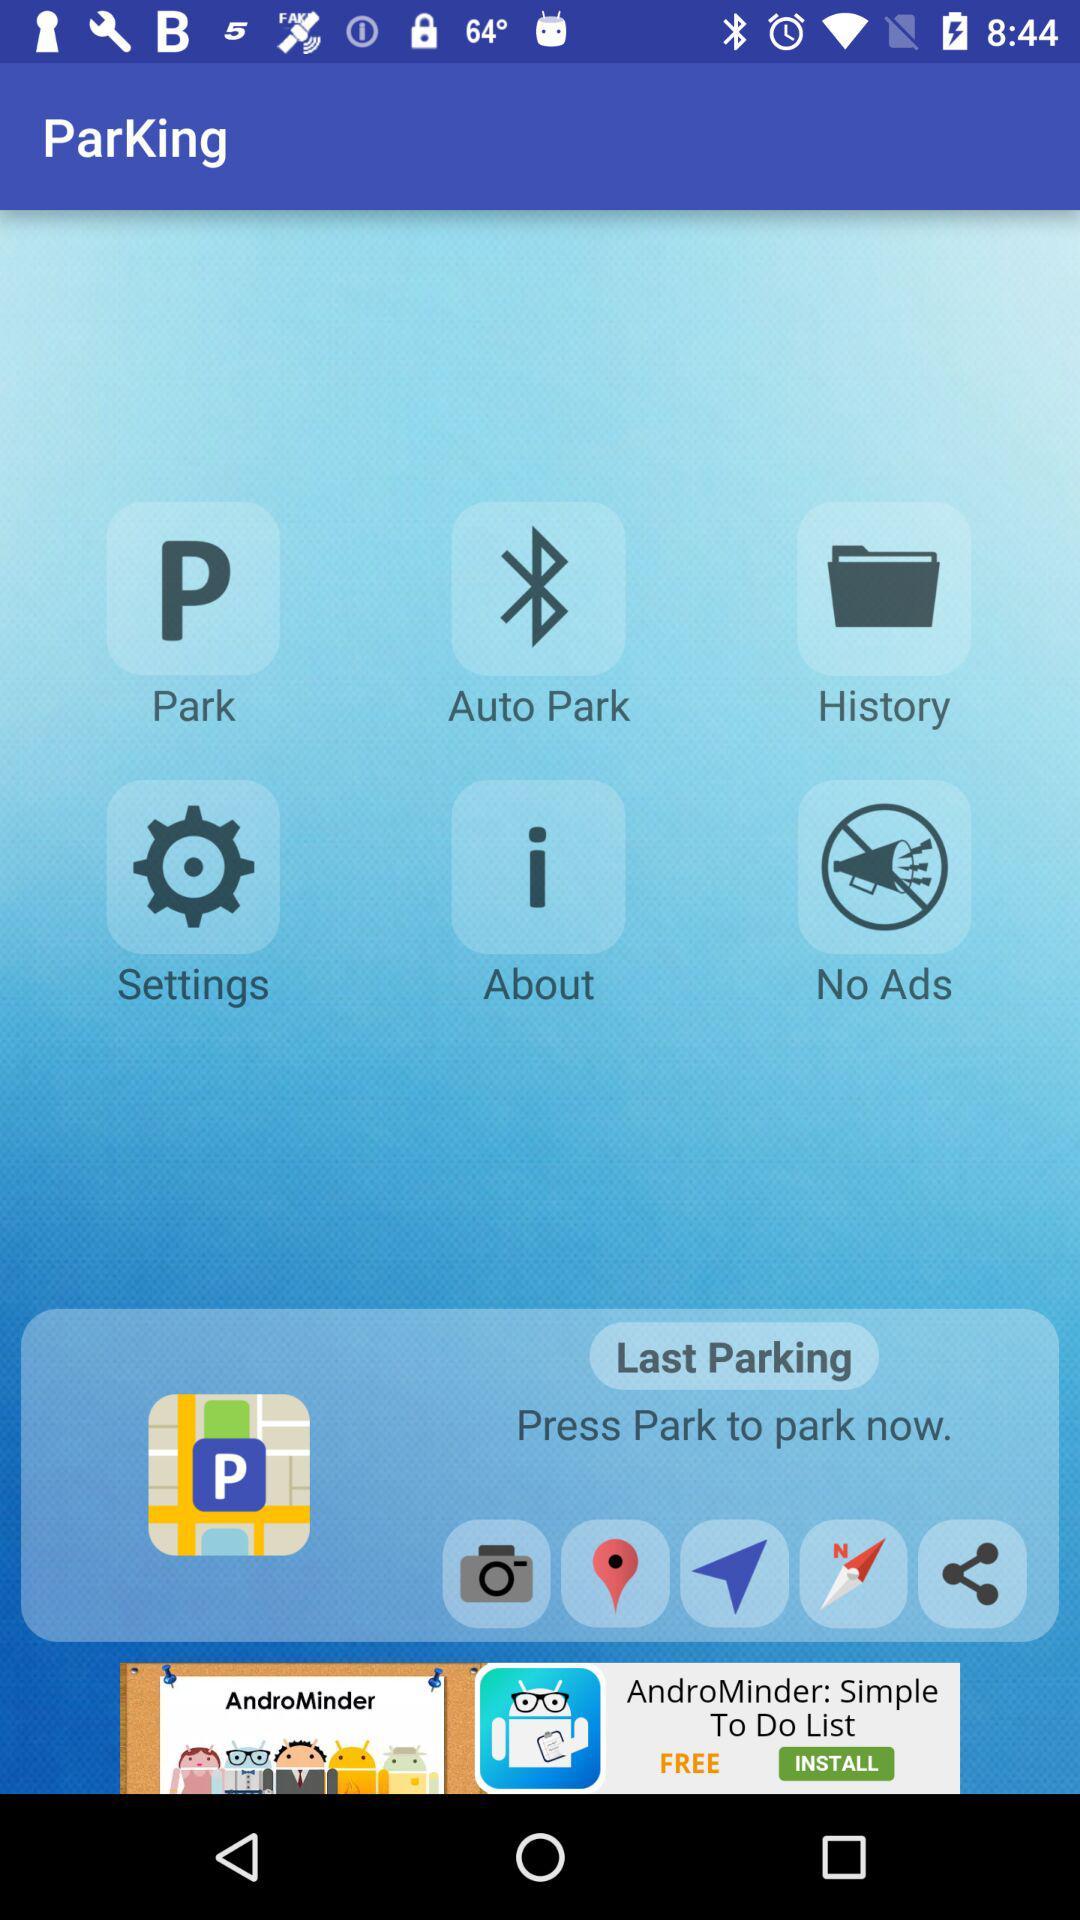  I want to click on the location, so click(614, 1572).